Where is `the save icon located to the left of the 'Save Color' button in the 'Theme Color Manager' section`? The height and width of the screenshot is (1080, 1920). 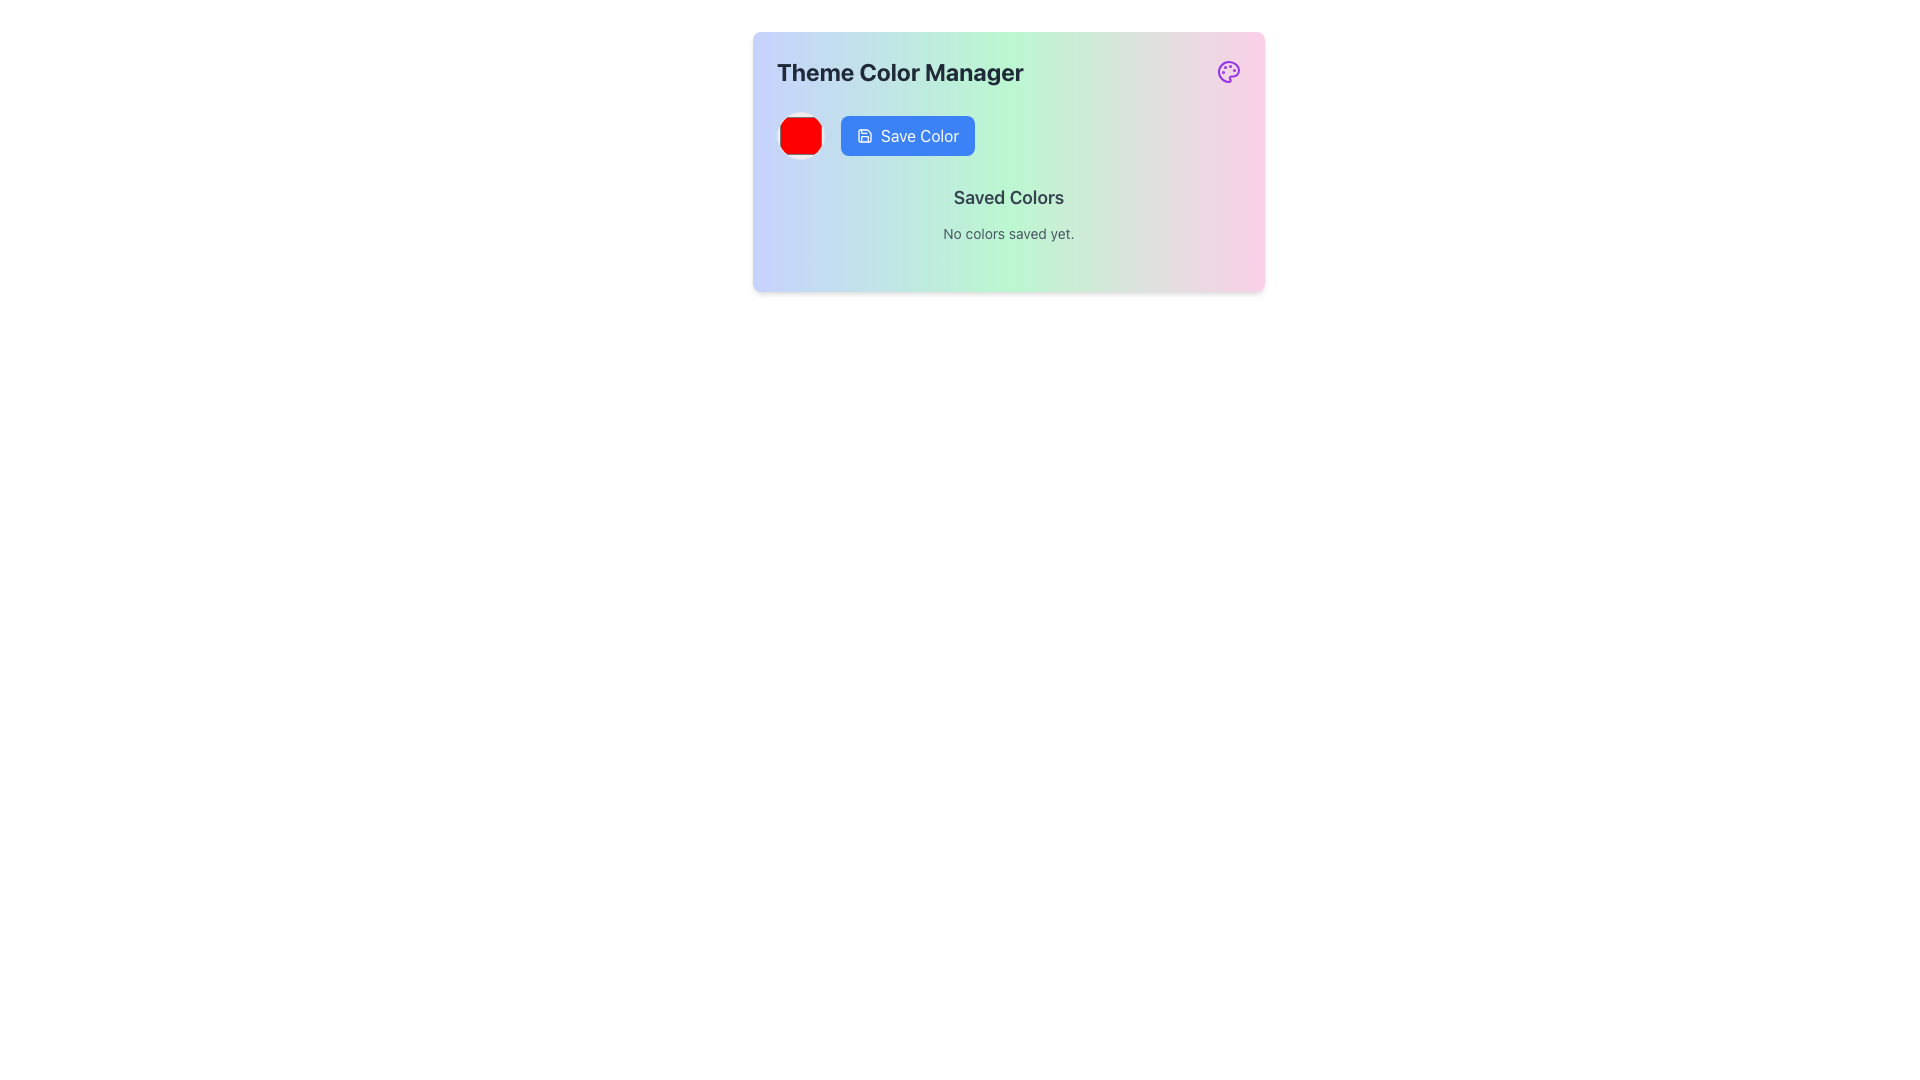
the save icon located to the left of the 'Save Color' button in the 'Theme Color Manager' section is located at coordinates (864, 135).